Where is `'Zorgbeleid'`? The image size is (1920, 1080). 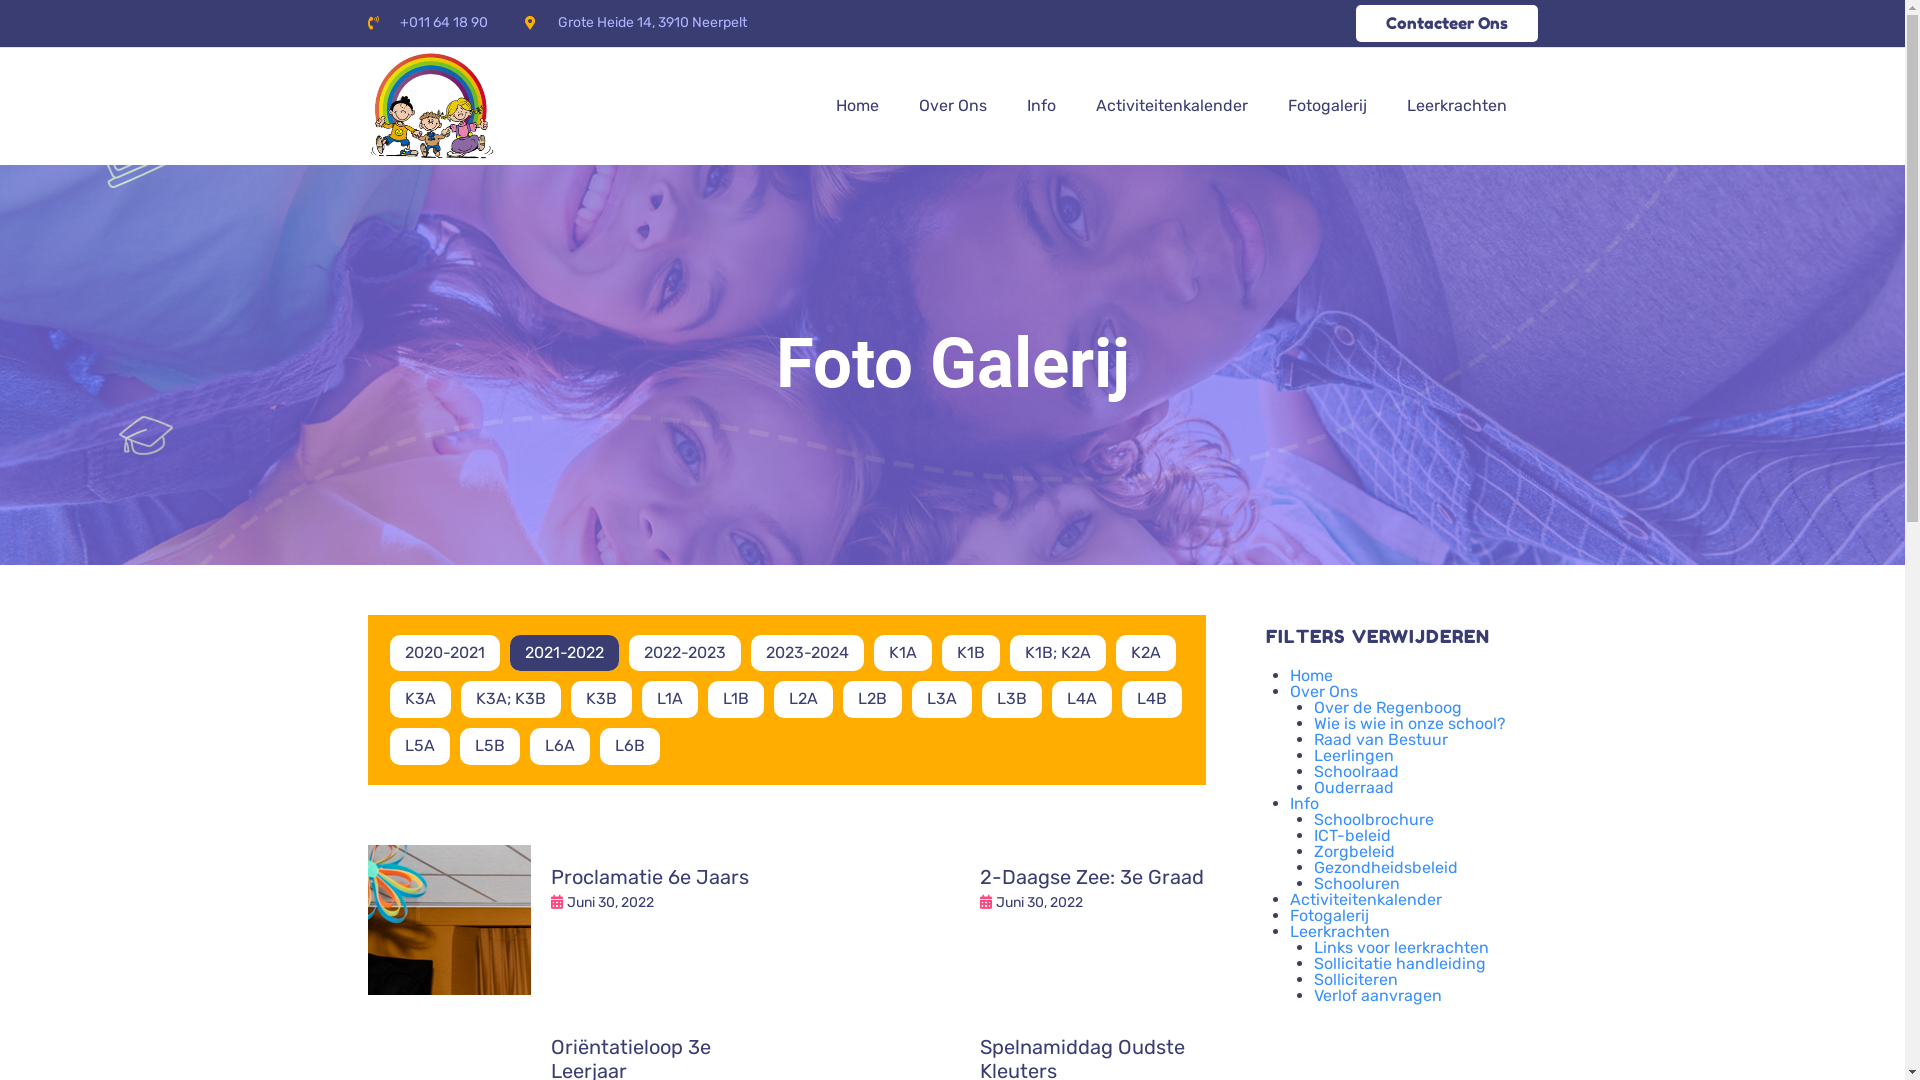
'Zorgbeleid' is located at coordinates (1354, 851).